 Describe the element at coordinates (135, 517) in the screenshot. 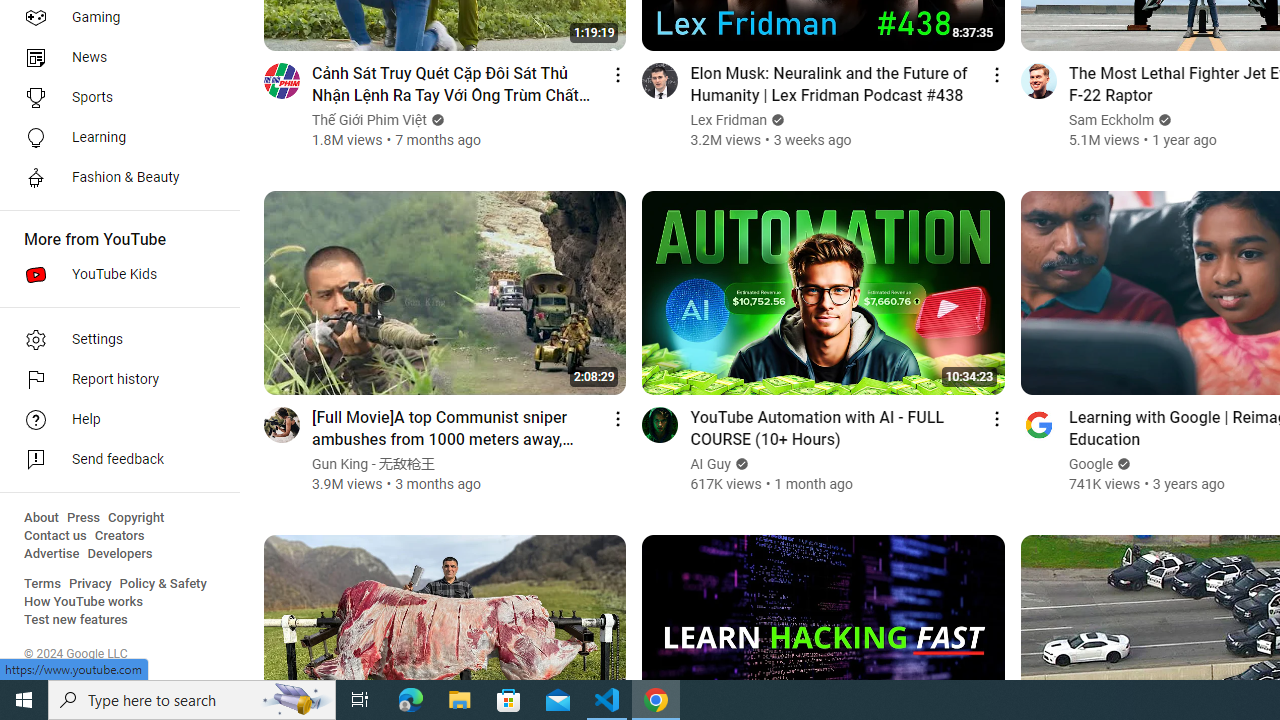

I see `'Copyright'` at that location.